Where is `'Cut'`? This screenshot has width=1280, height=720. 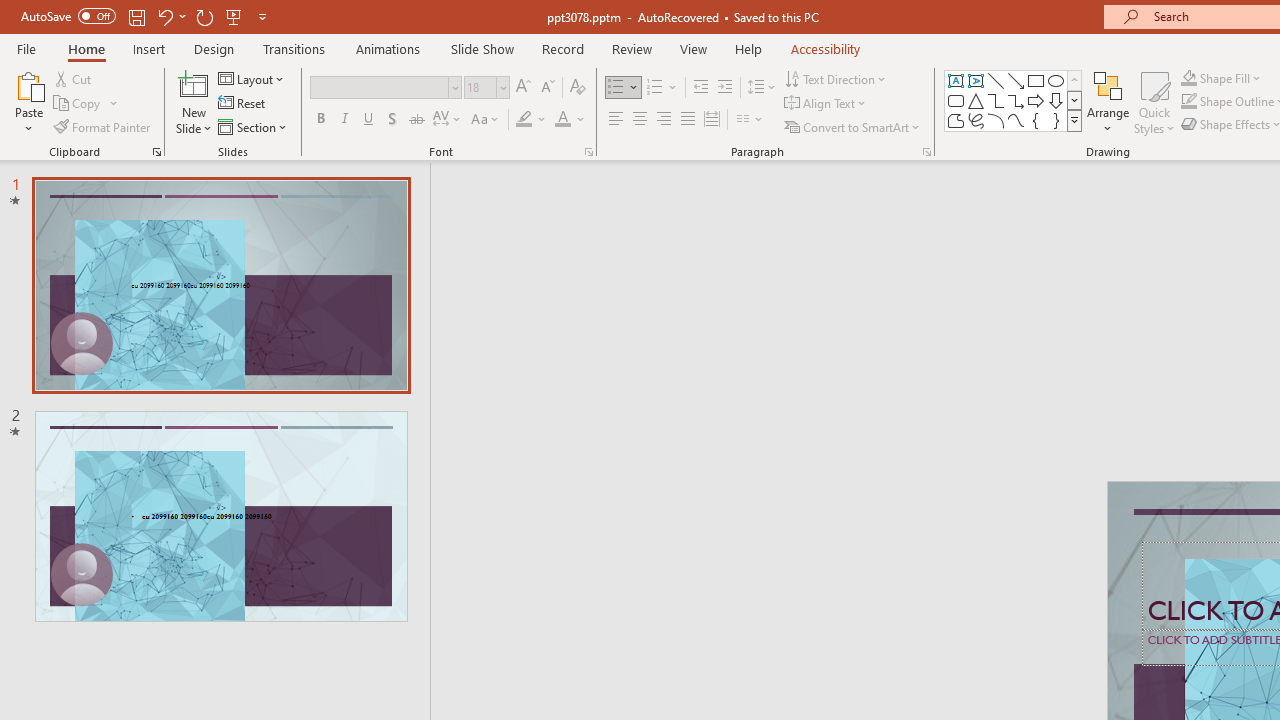
'Cut' is located at coordinates (74, 78).